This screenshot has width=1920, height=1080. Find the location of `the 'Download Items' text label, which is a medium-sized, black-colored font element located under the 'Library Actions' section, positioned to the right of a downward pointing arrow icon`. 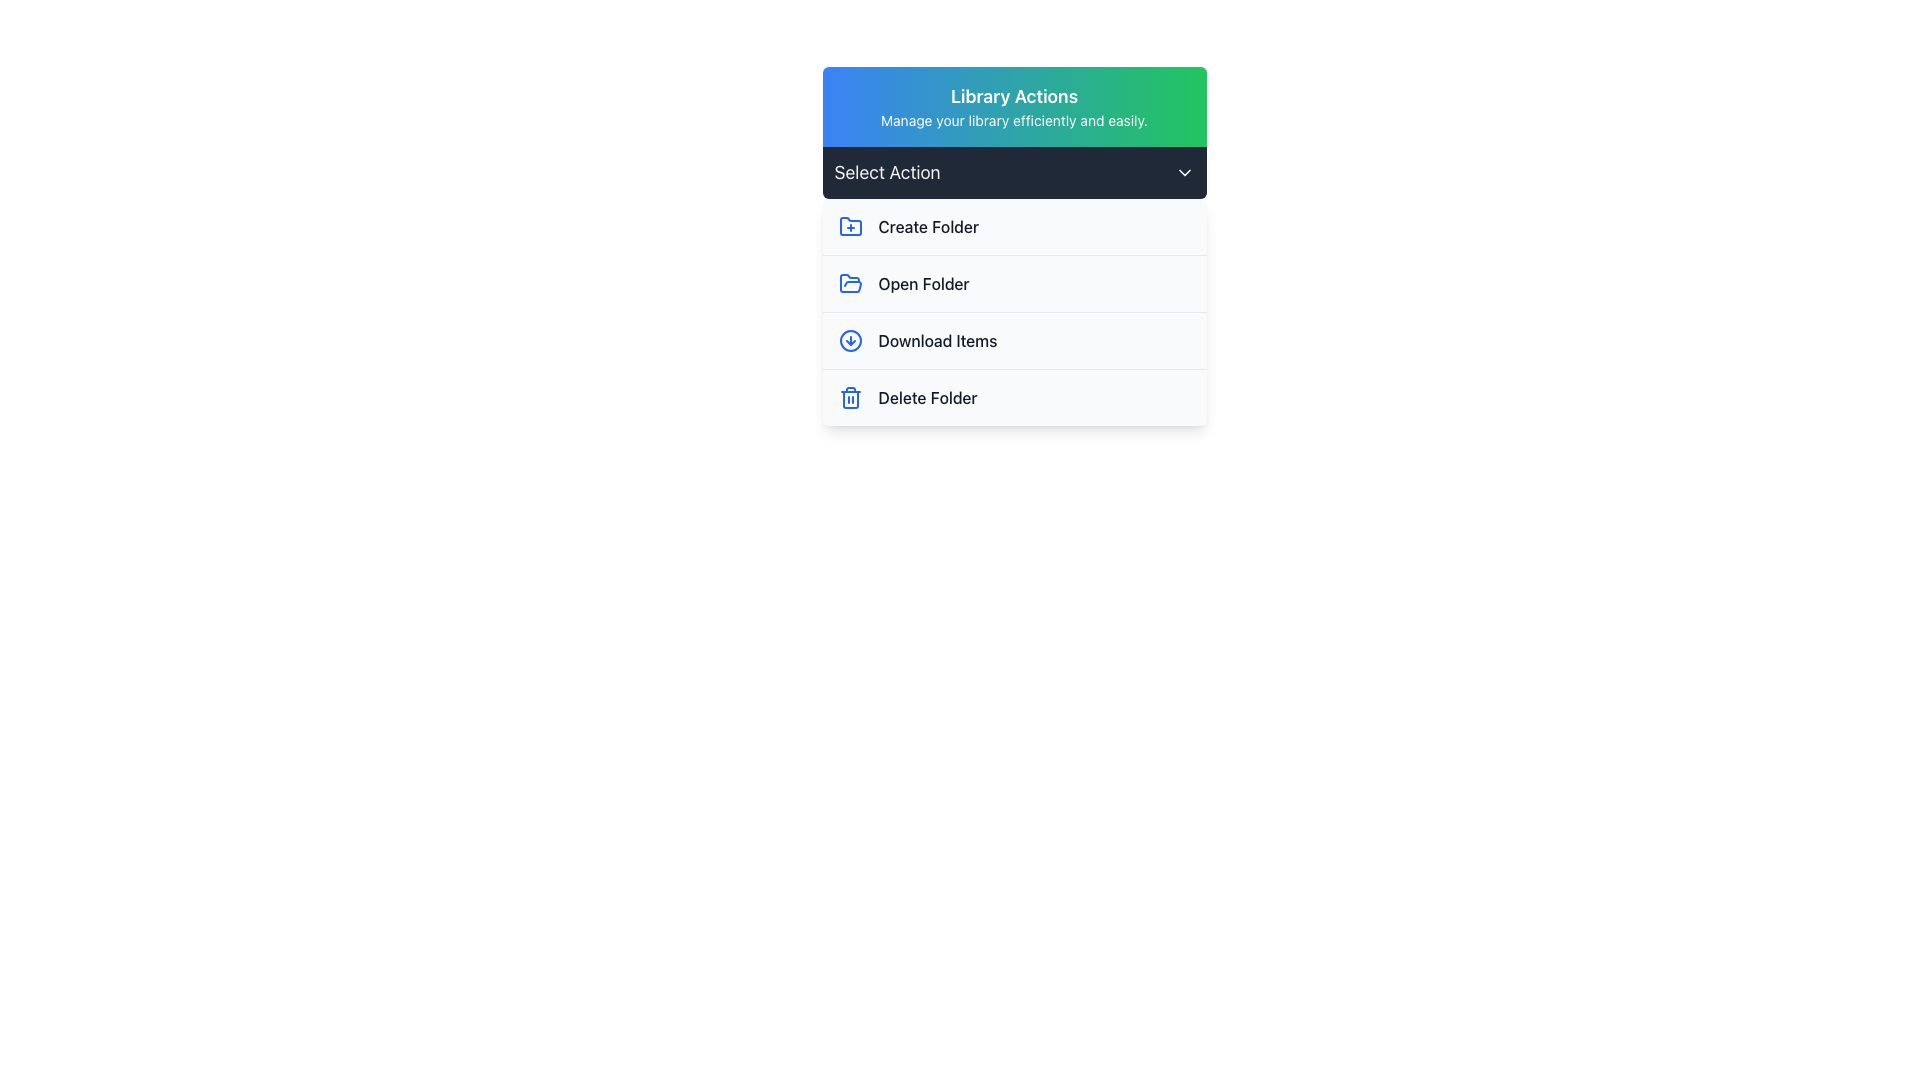

the 'Download Items' text label, which is a medium-sized, black-colored font element located under the 'Library Actions' section, positioned to the right of a downward pointing arrow icon is located at coordinates (936, 339).